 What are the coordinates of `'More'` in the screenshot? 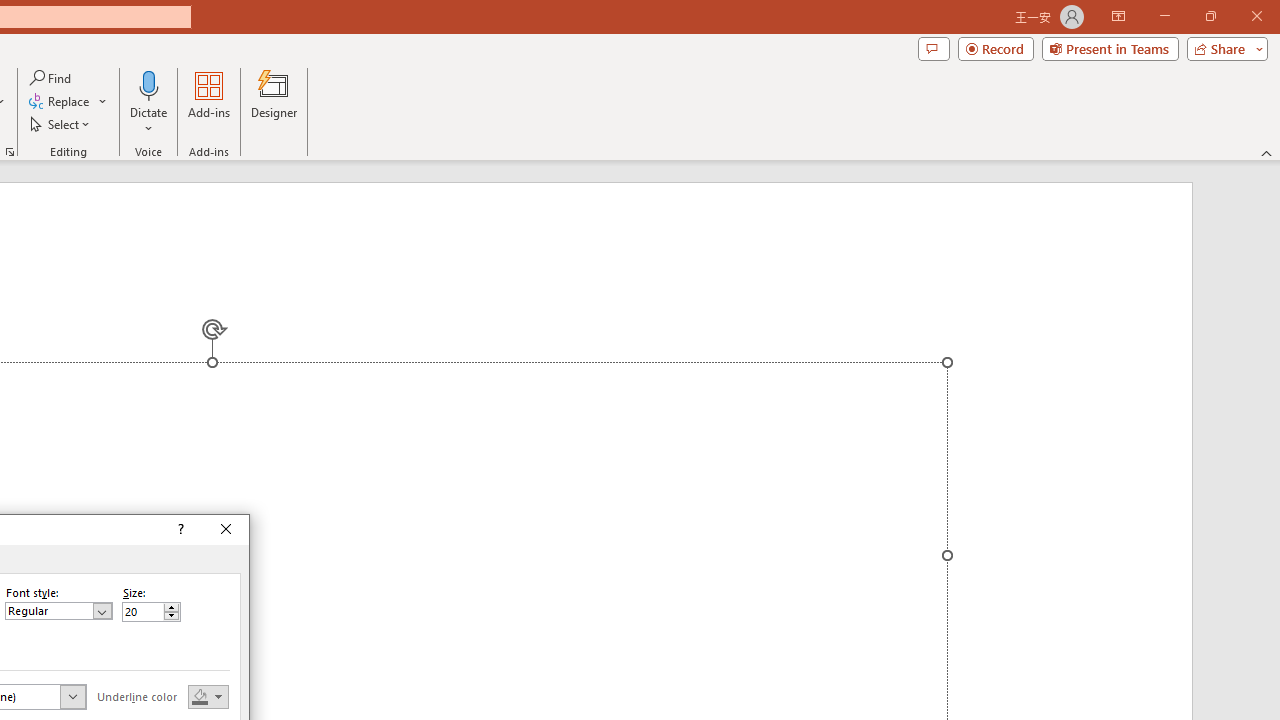 It's located at (171, 606).